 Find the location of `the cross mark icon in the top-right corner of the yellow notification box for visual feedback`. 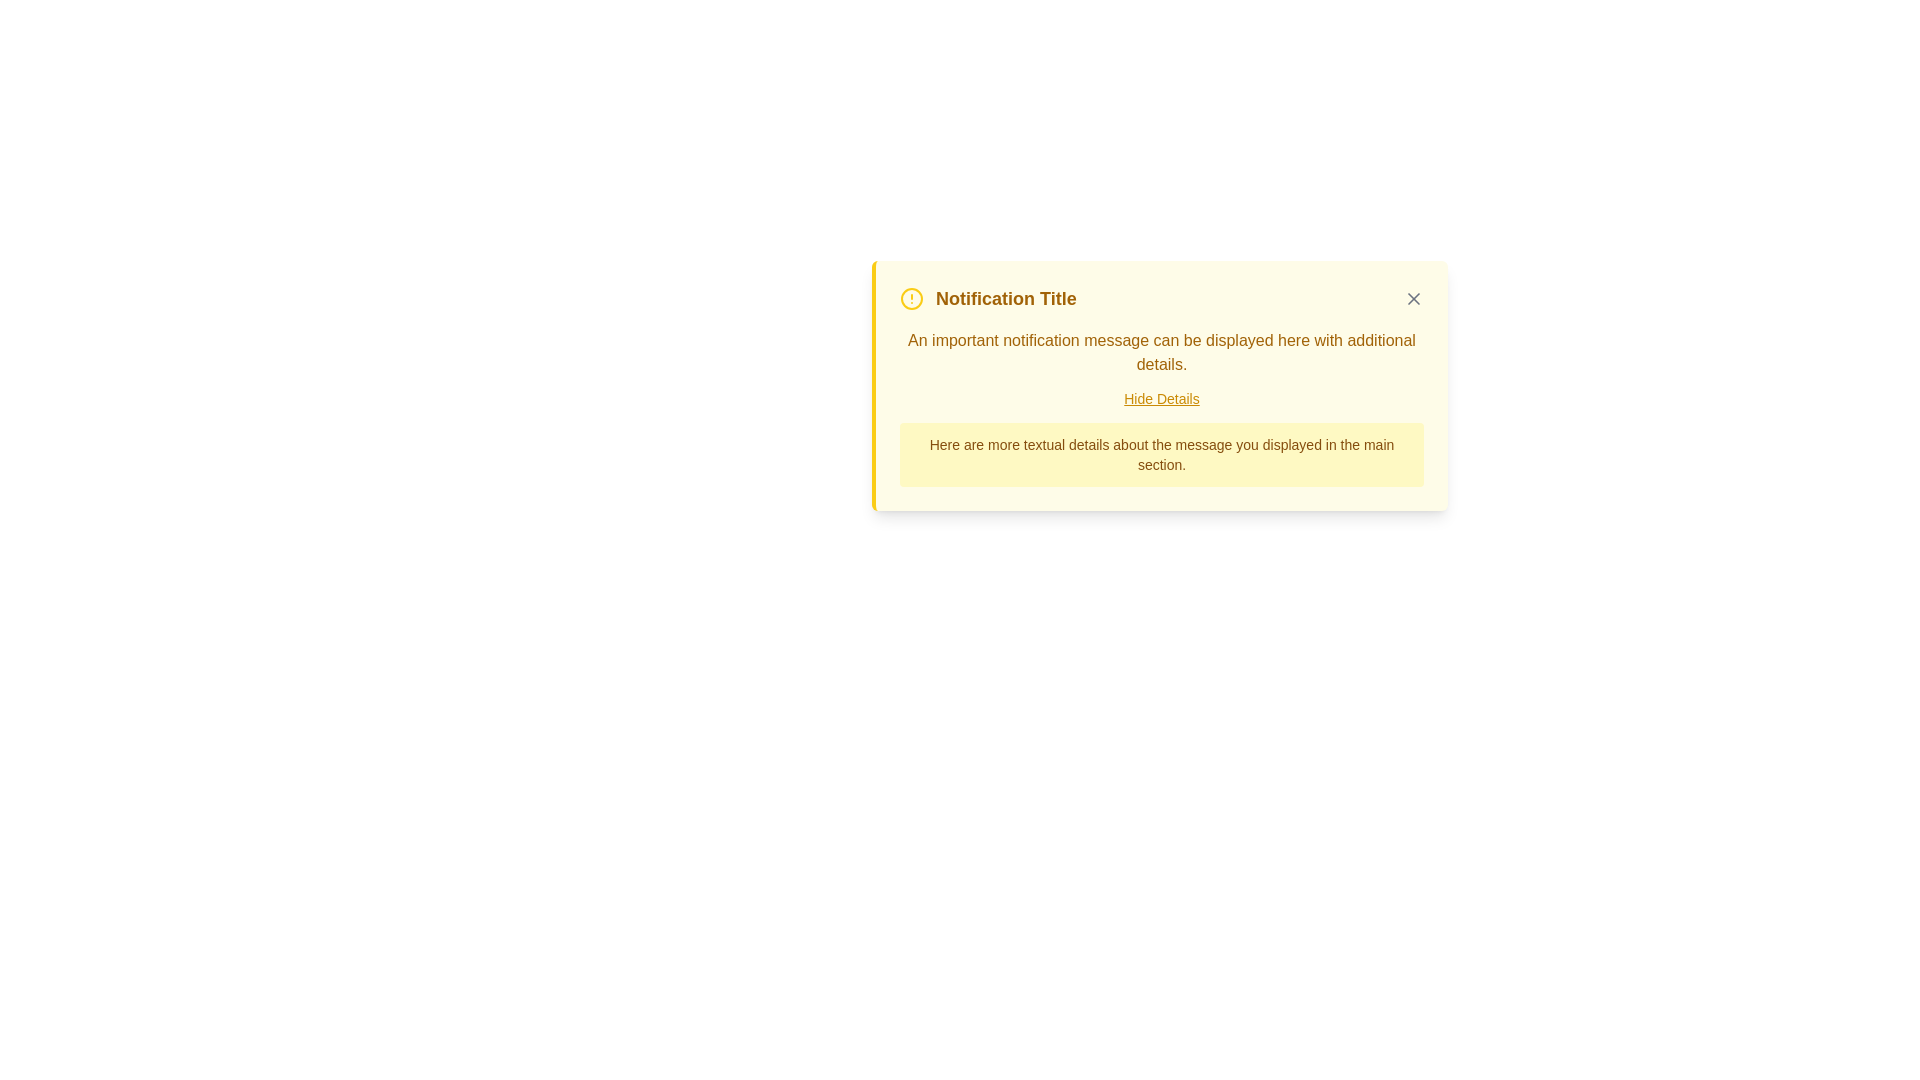

the cross mark icon in the top-right corner of the yellow notification box for visual feedback is located at coordinates (1413, 299).